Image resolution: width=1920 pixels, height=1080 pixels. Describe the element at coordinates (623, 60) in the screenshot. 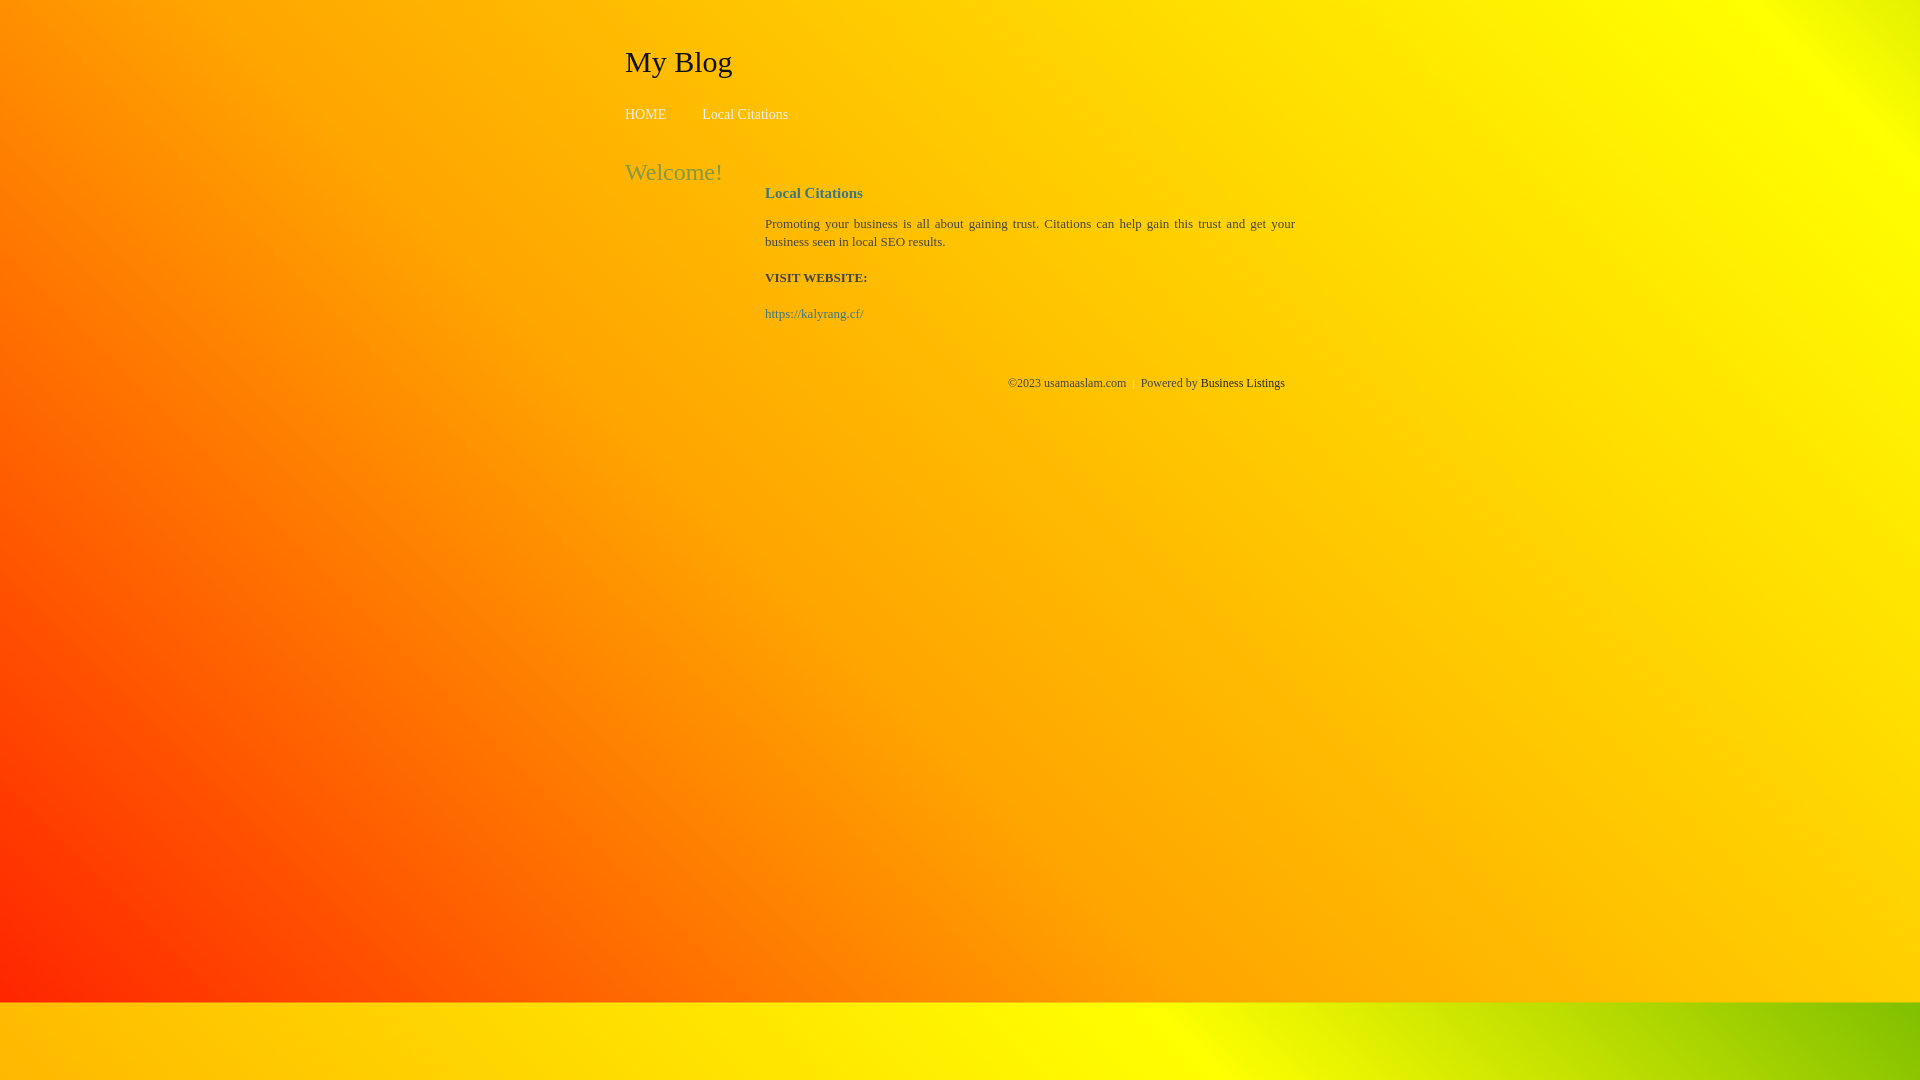

I see `'My Blog'` at that location.